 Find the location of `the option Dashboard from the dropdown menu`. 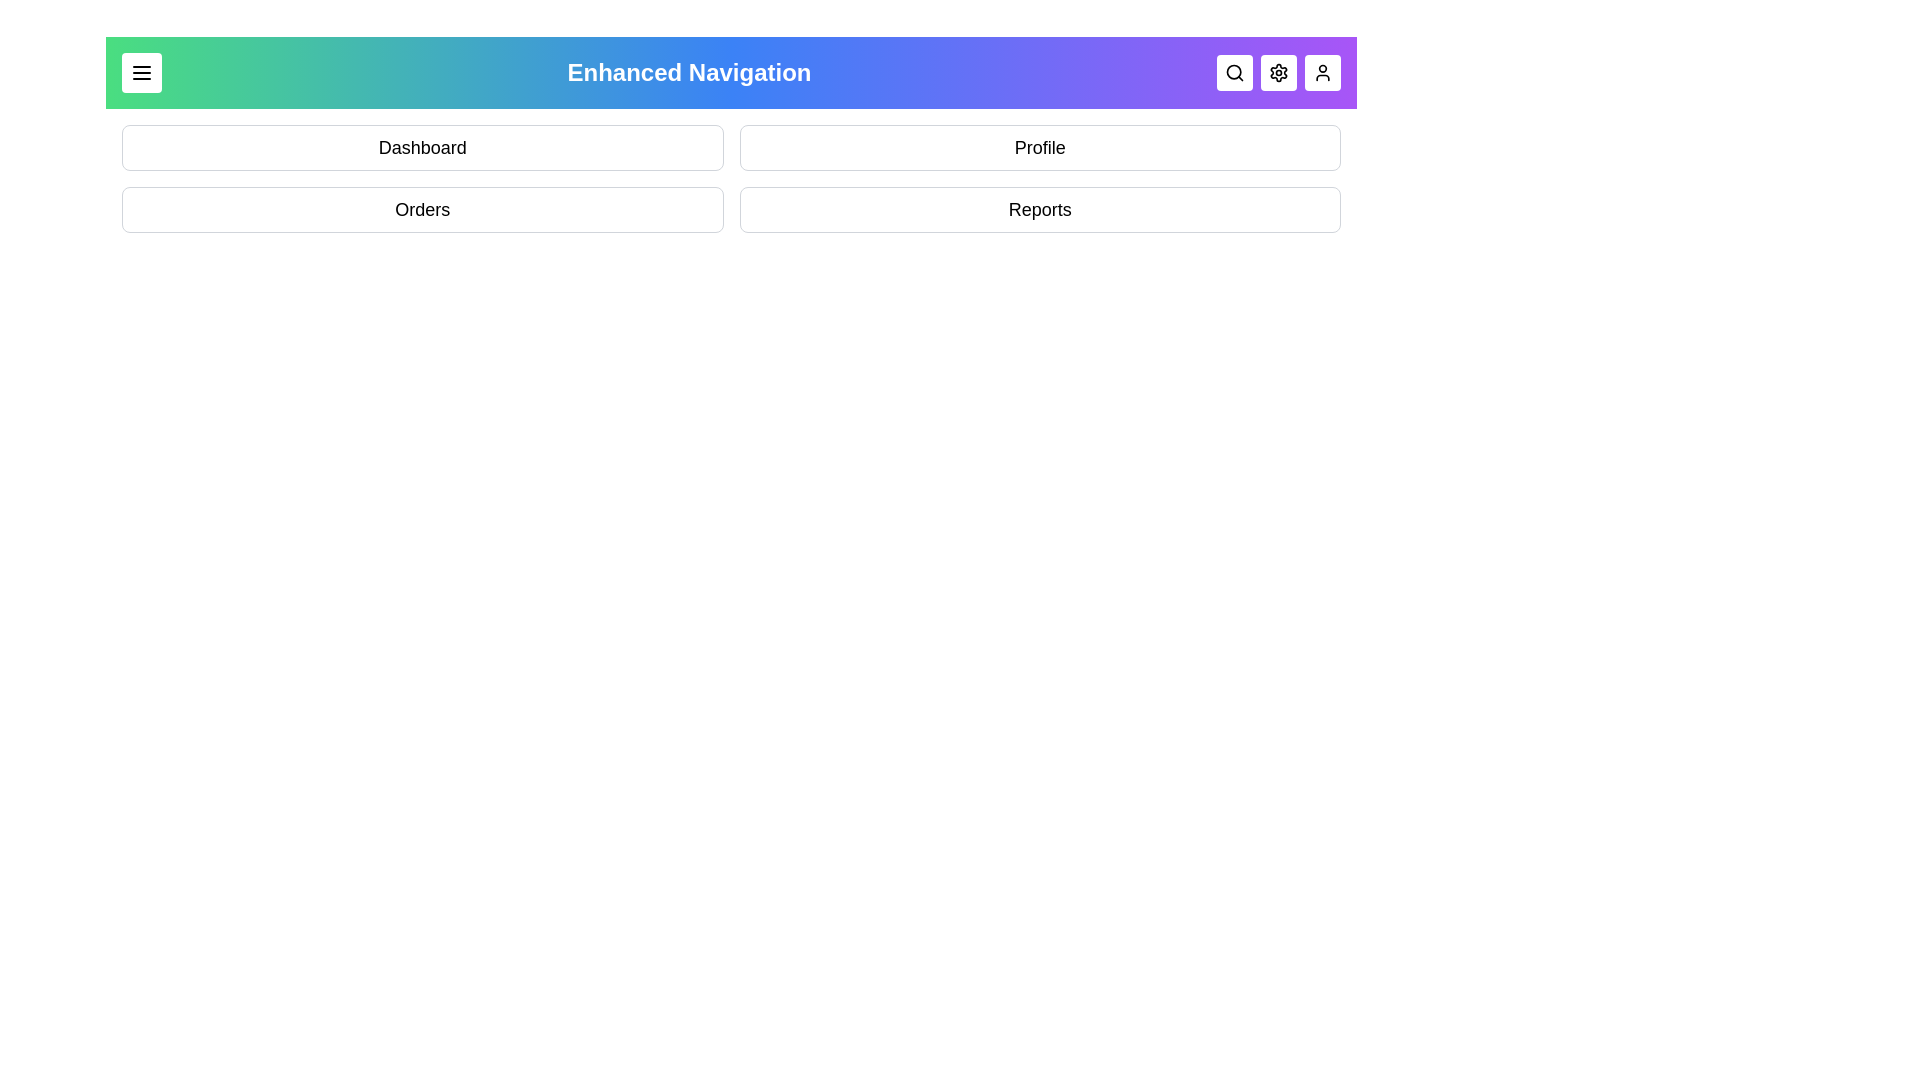

the option Dashboard from the dropdown menu is located at coordinates (421, 146).